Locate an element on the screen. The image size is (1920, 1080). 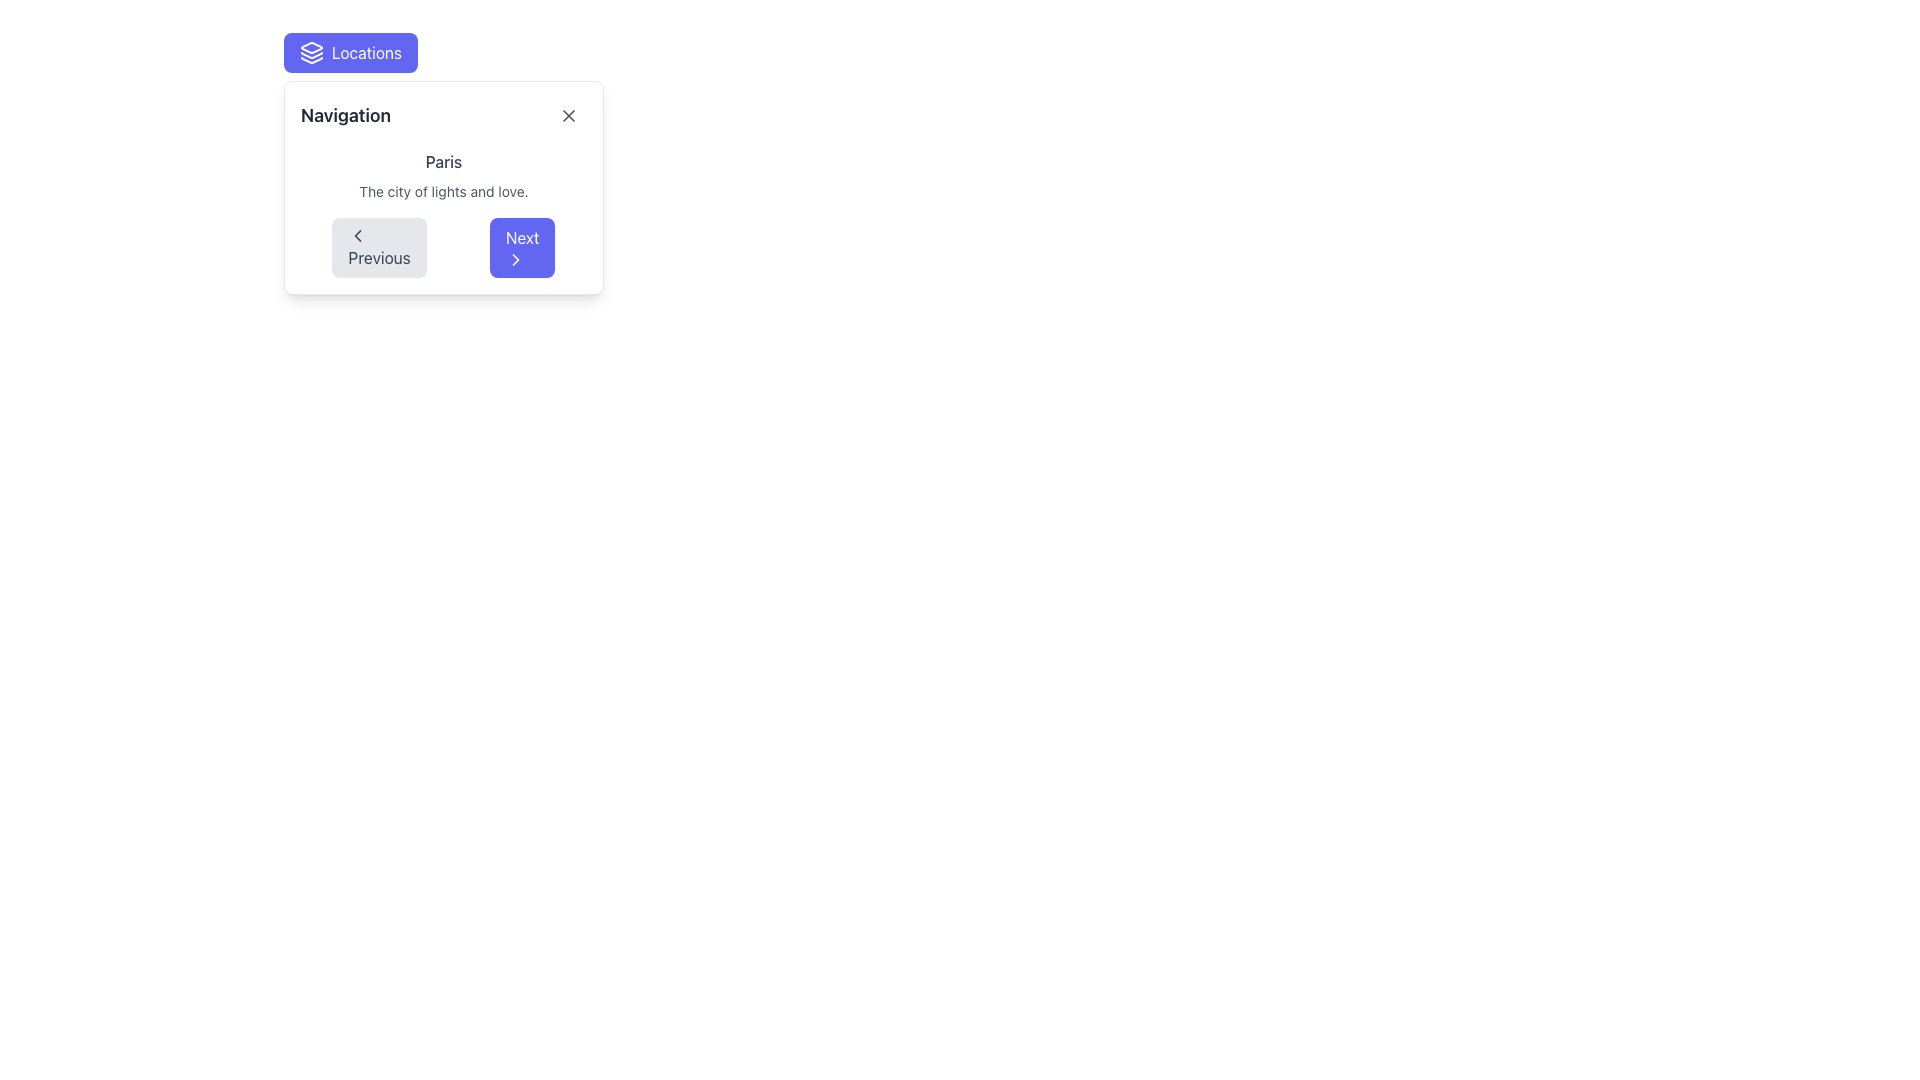
the navigational button located near the top left of the dialog box interface is located at coordinates (350, 52).